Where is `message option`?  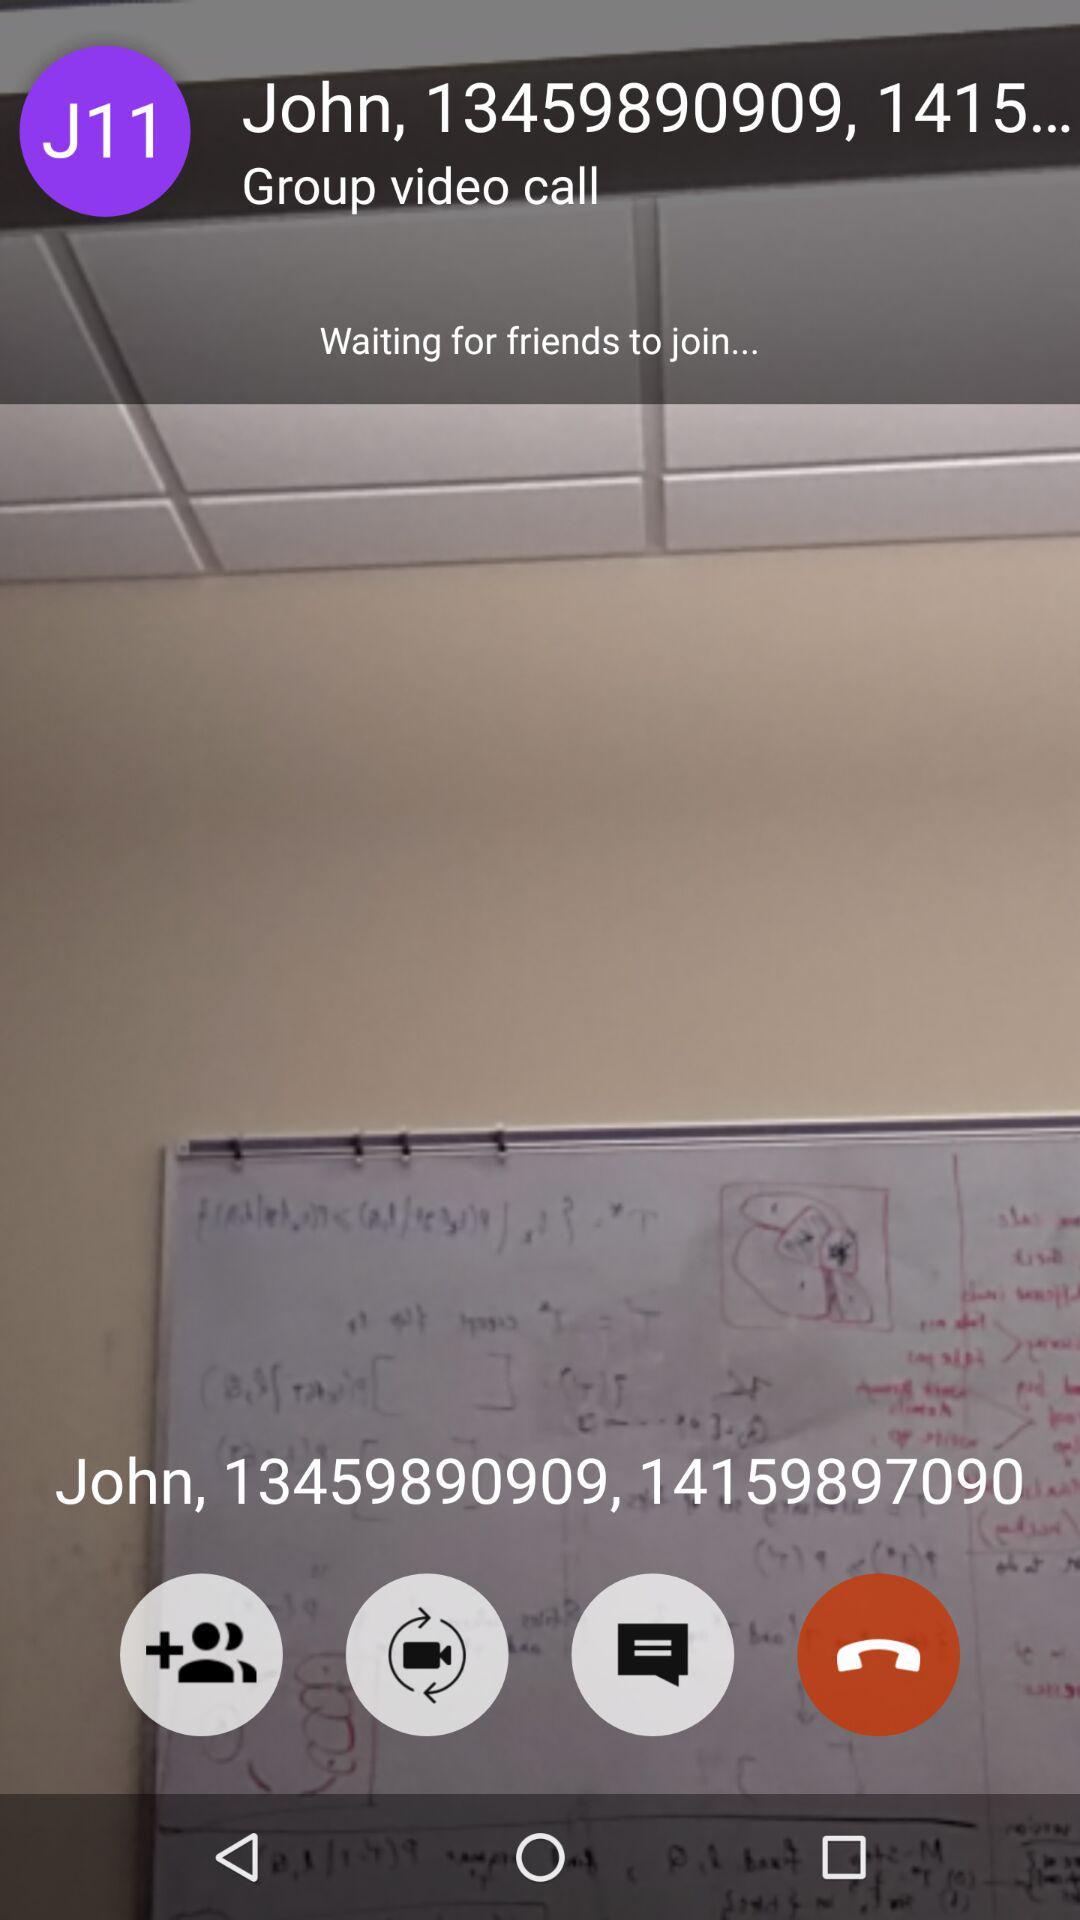
message option is located at coordinates (652, 1654).